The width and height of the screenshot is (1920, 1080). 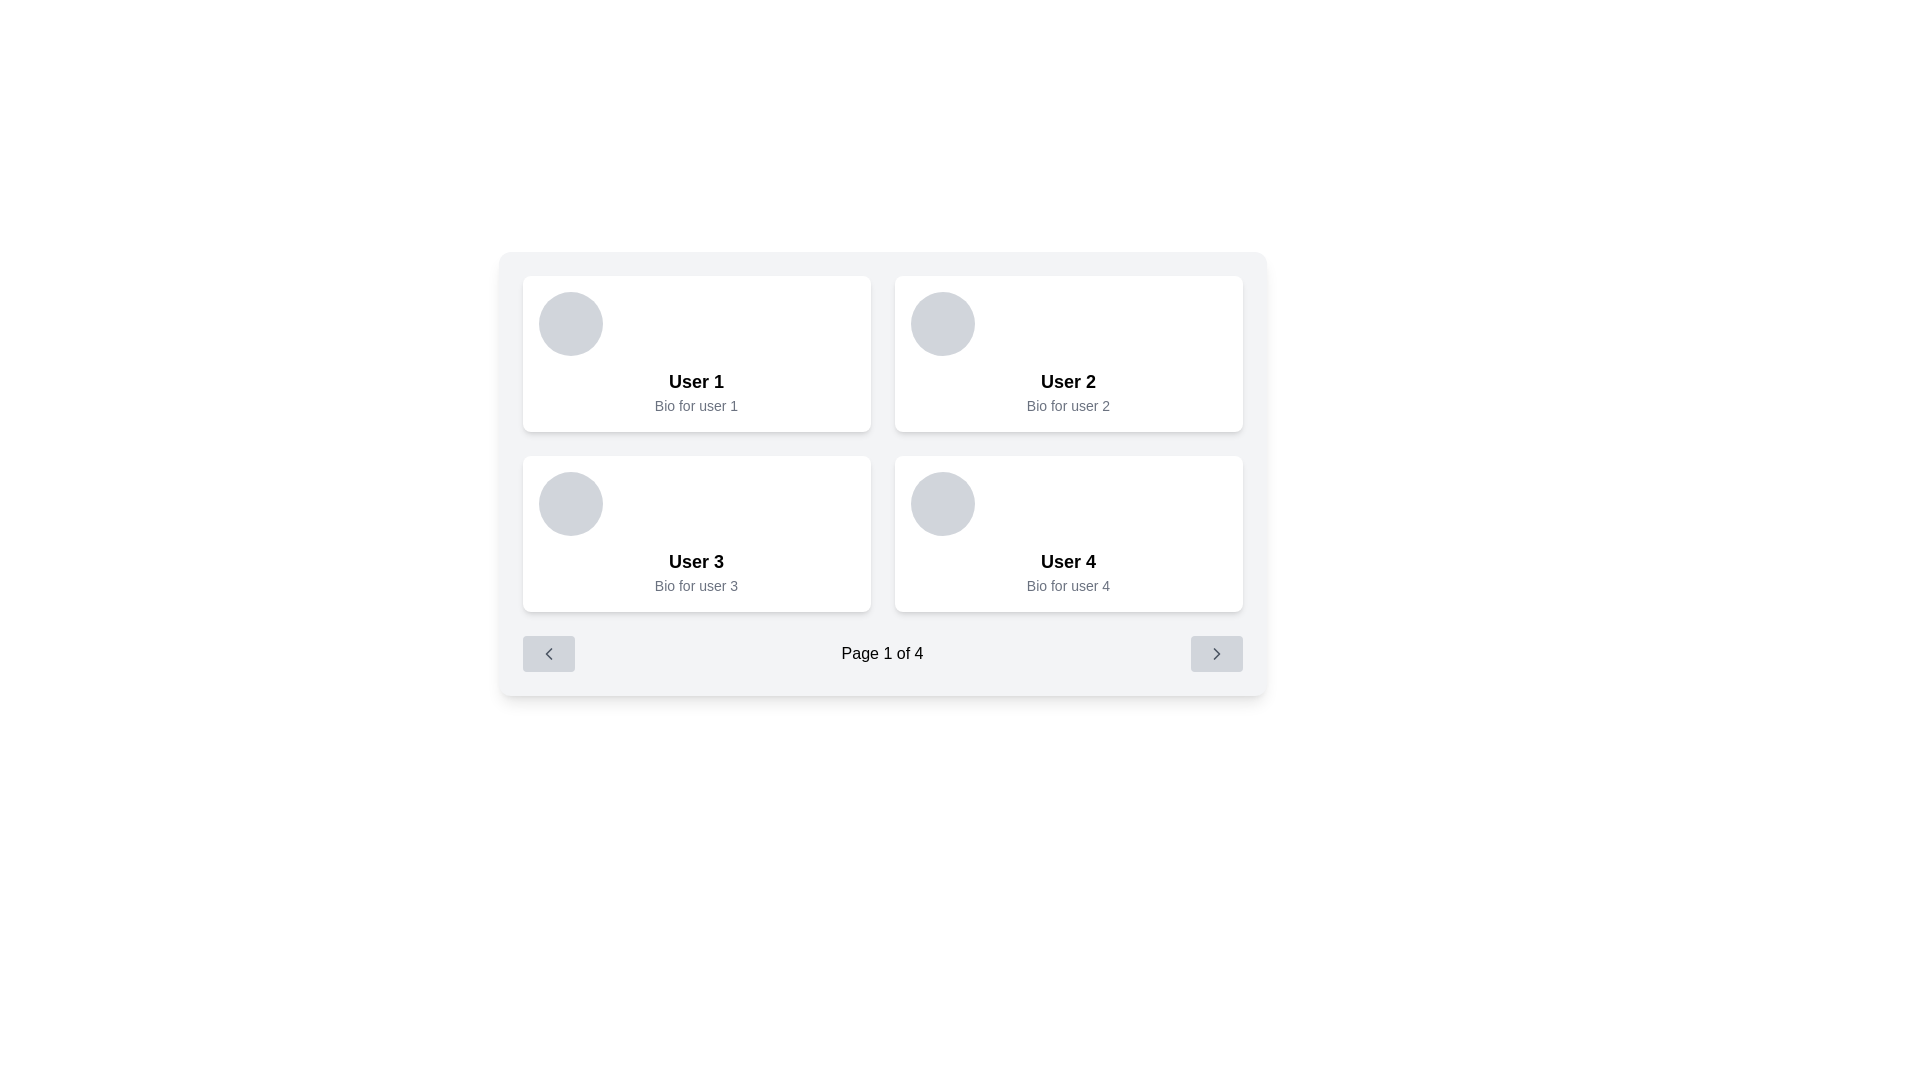 I want to click on the text 'Bio for user 2' located below the bolded title 'User 2' within the user card, so click(x=1067, y=405).